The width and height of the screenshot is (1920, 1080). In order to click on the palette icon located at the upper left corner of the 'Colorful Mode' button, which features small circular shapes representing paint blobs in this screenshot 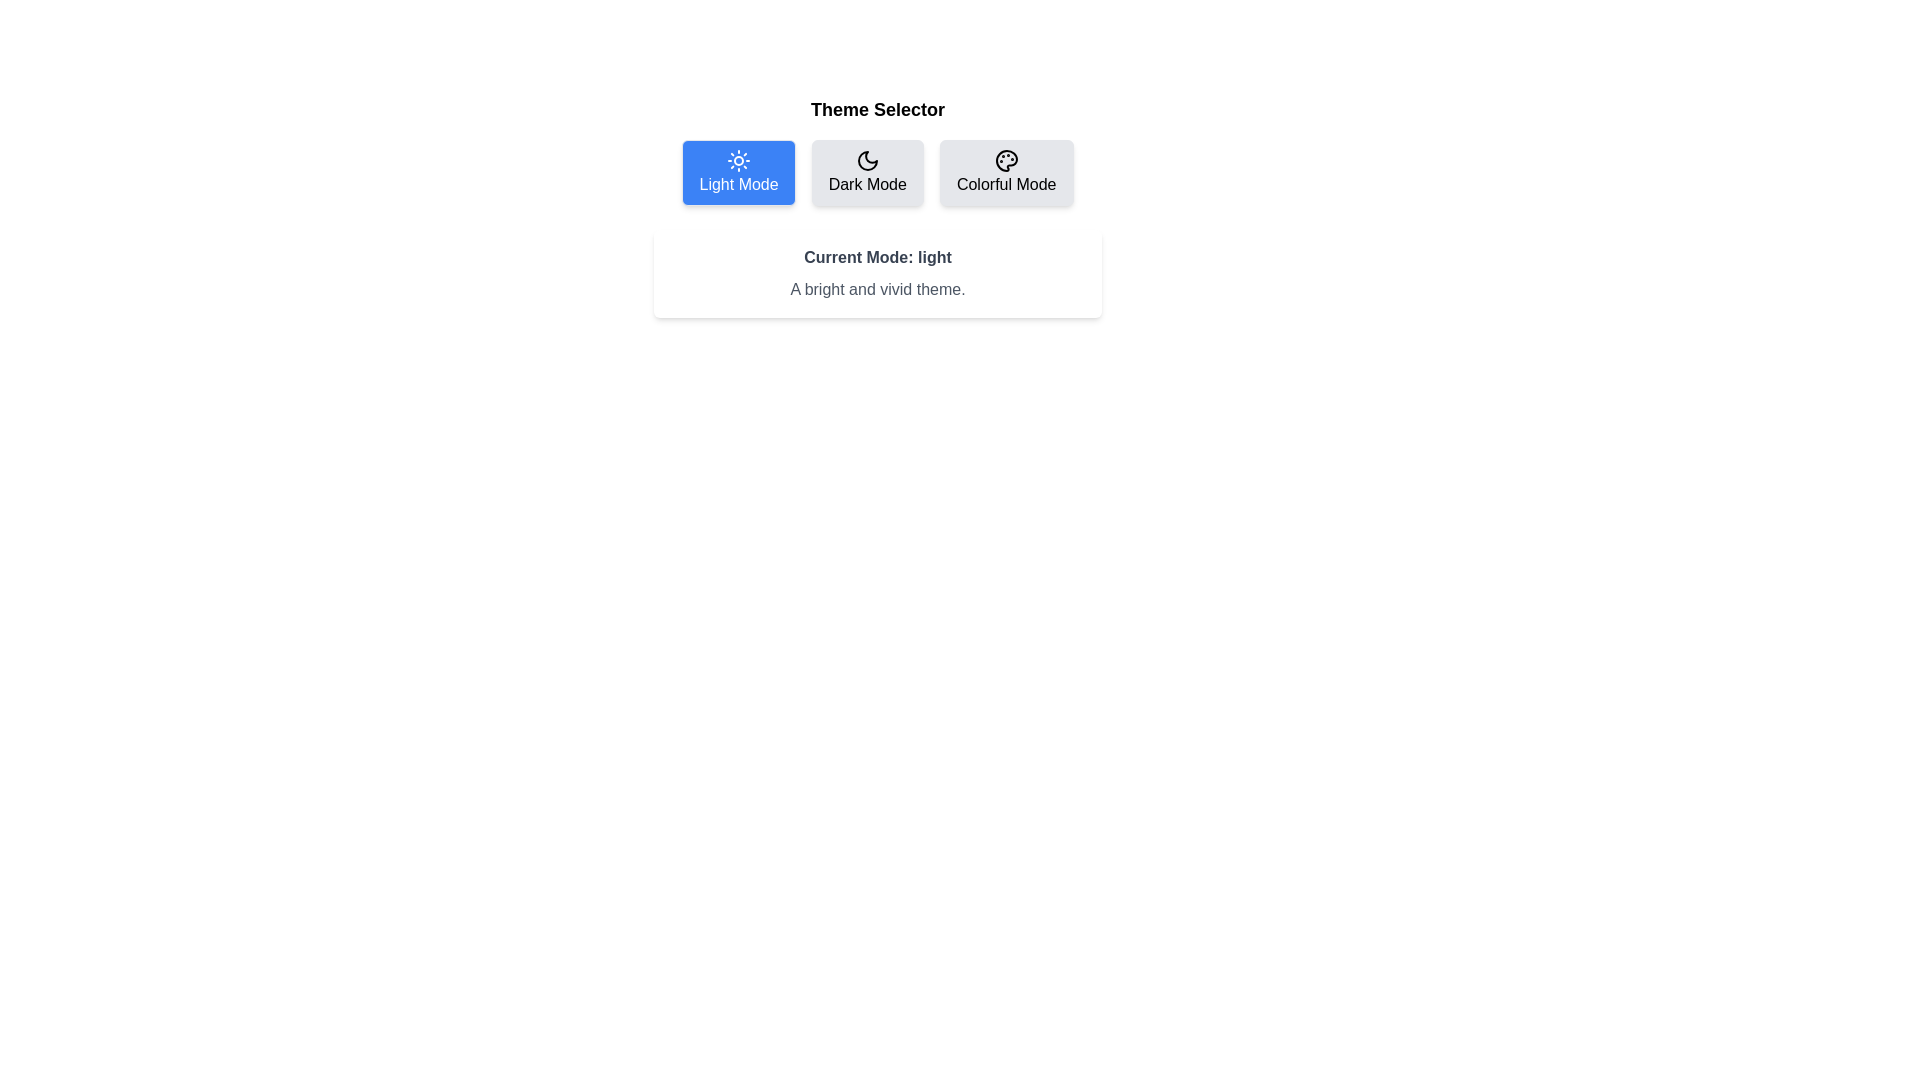, I will do `click(1006, 160)`.